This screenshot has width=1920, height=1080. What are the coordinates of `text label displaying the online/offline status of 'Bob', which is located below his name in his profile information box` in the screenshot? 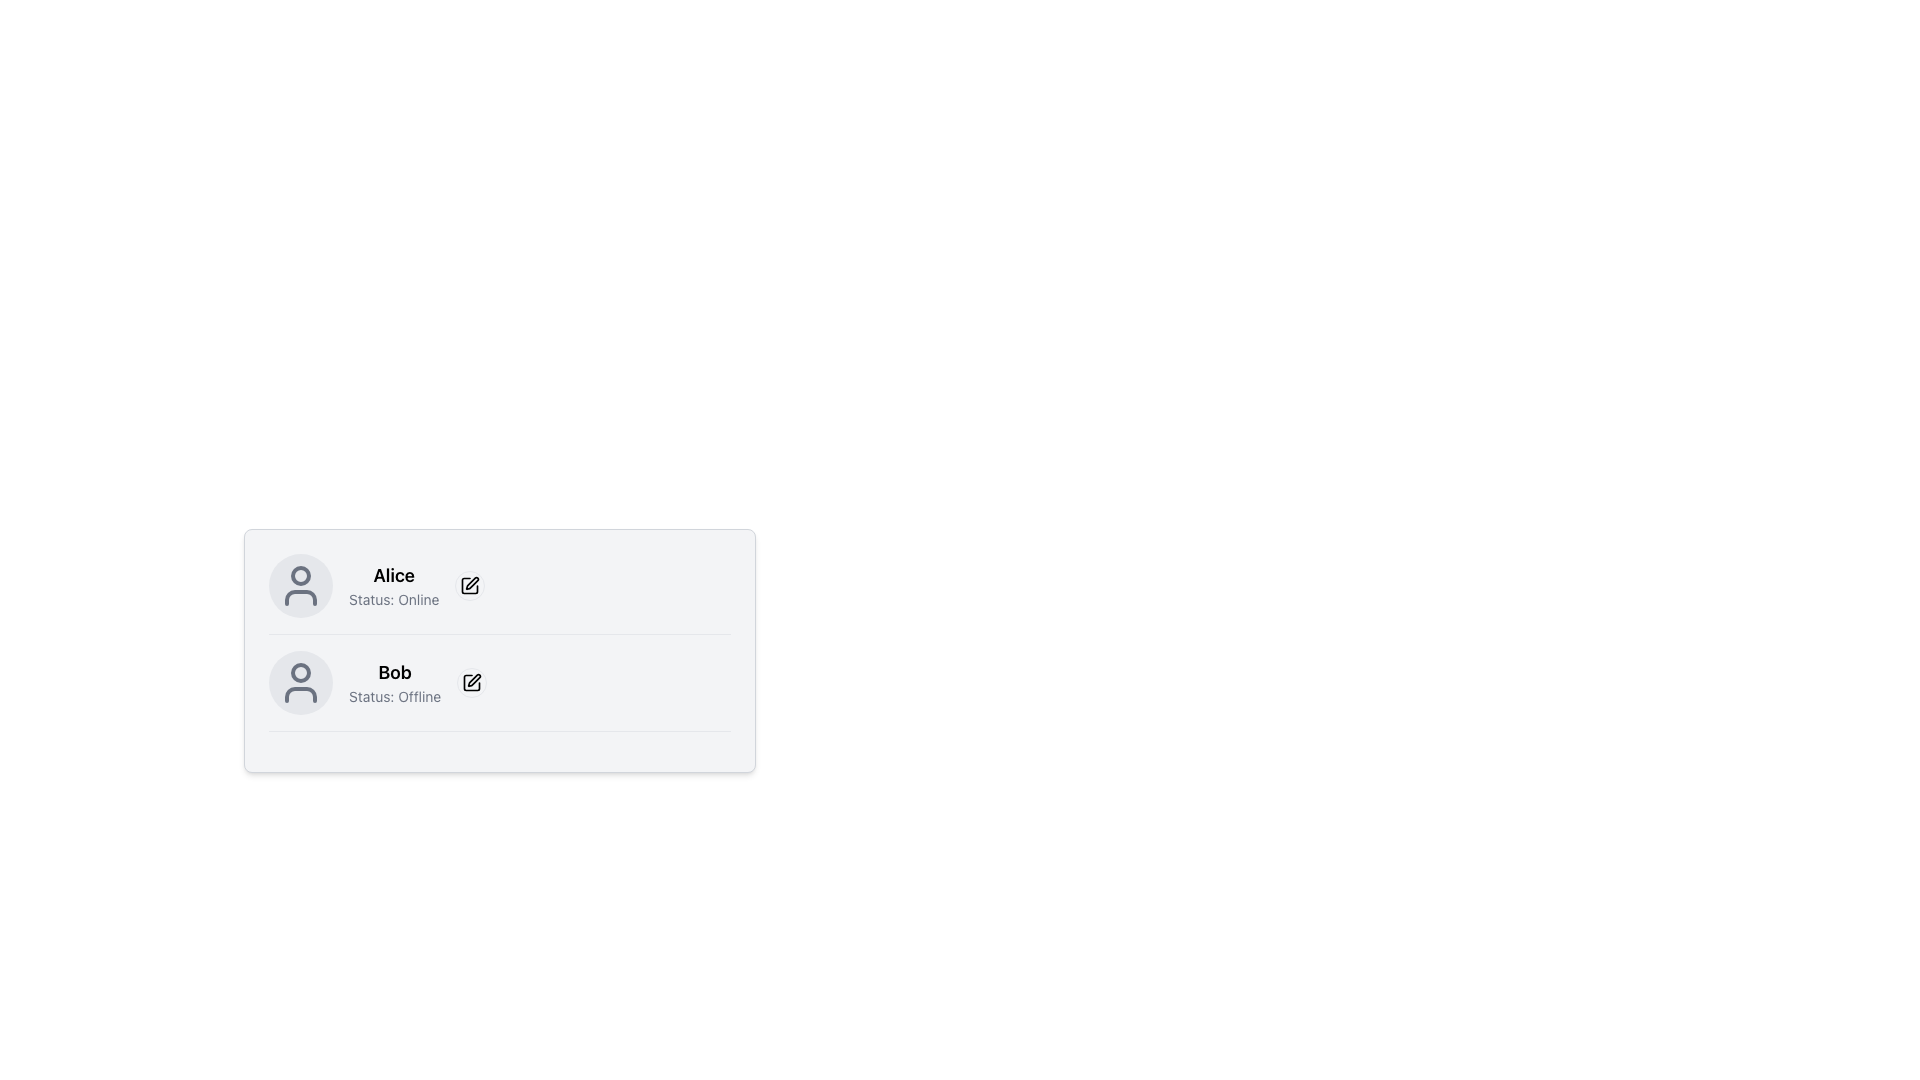 It's located at (395, 696).